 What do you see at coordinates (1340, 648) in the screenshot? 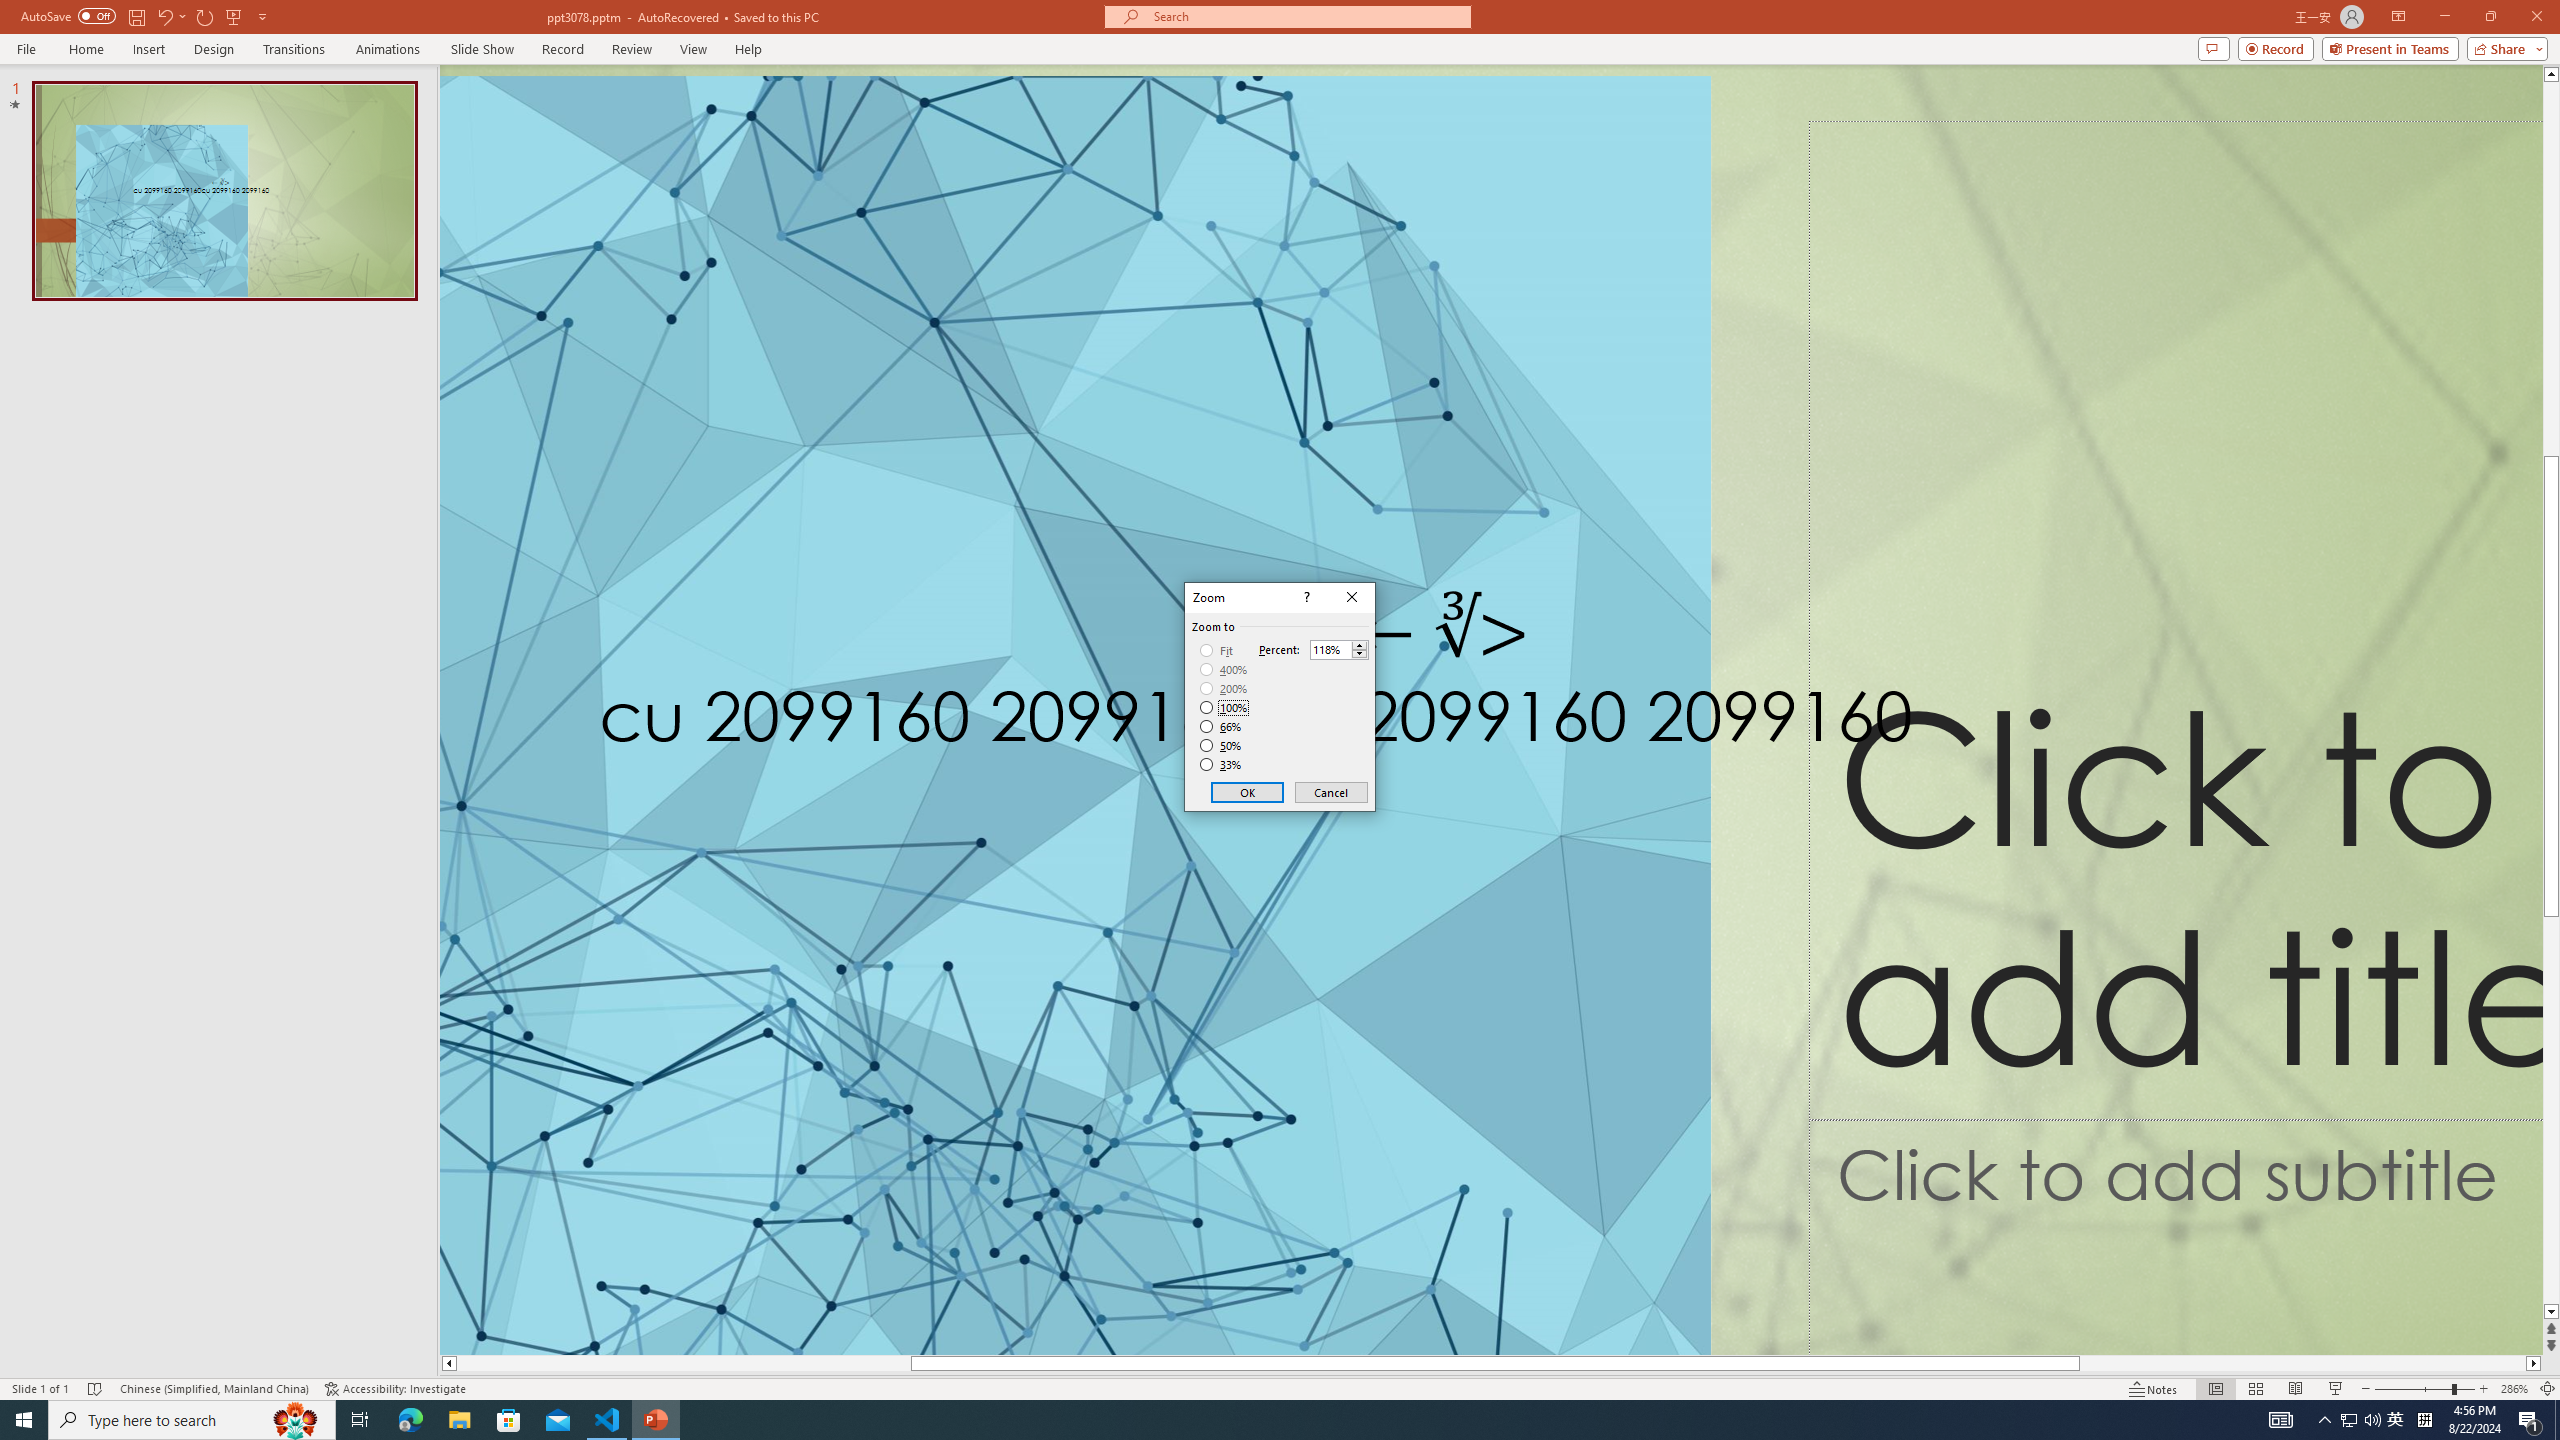
I see `'Percent'` at bounding box center [1340, 648].